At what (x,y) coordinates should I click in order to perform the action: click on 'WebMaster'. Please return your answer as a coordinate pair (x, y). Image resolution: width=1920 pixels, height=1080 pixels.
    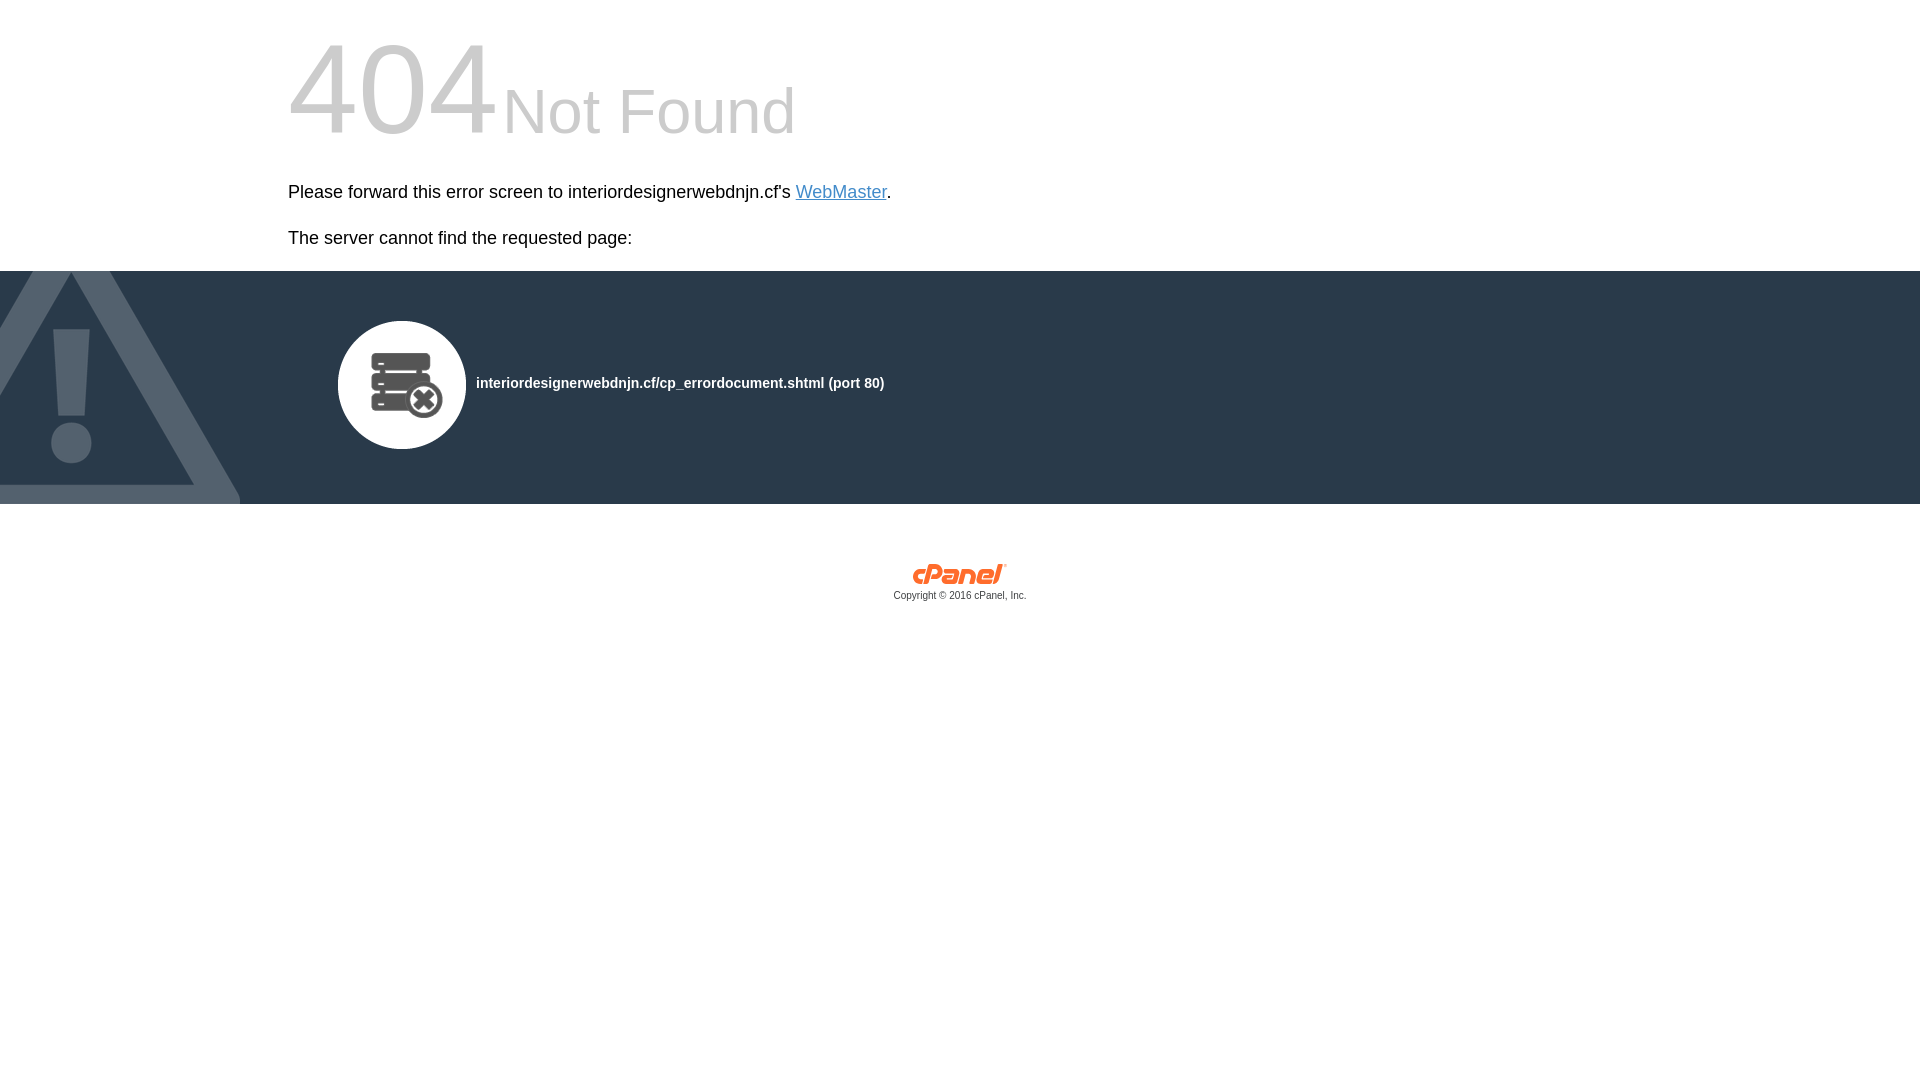
    Looking at the image, I should click on (841, 192).